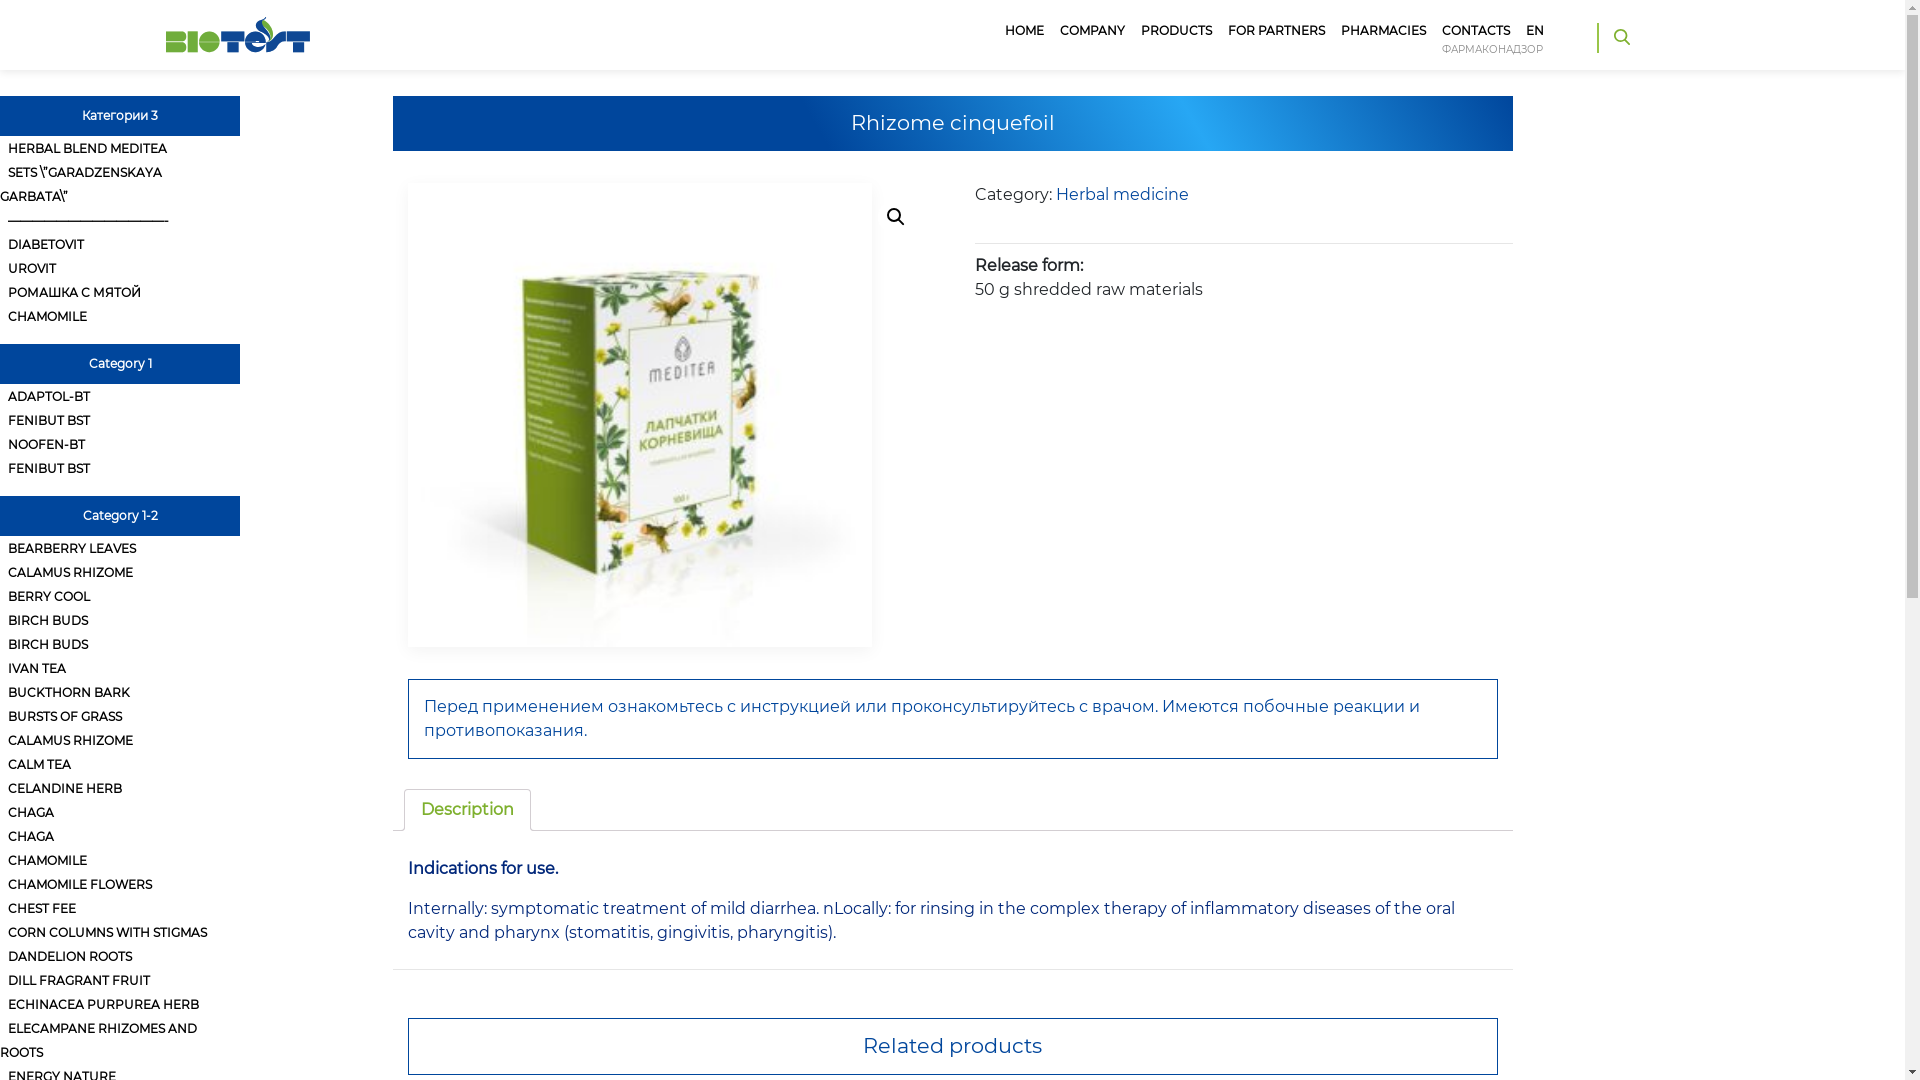  What do you see at coordinates (72, 548) in the screenshot?
I see `'BEARBERRY LEAVES'` at bounding box center [72, 548].